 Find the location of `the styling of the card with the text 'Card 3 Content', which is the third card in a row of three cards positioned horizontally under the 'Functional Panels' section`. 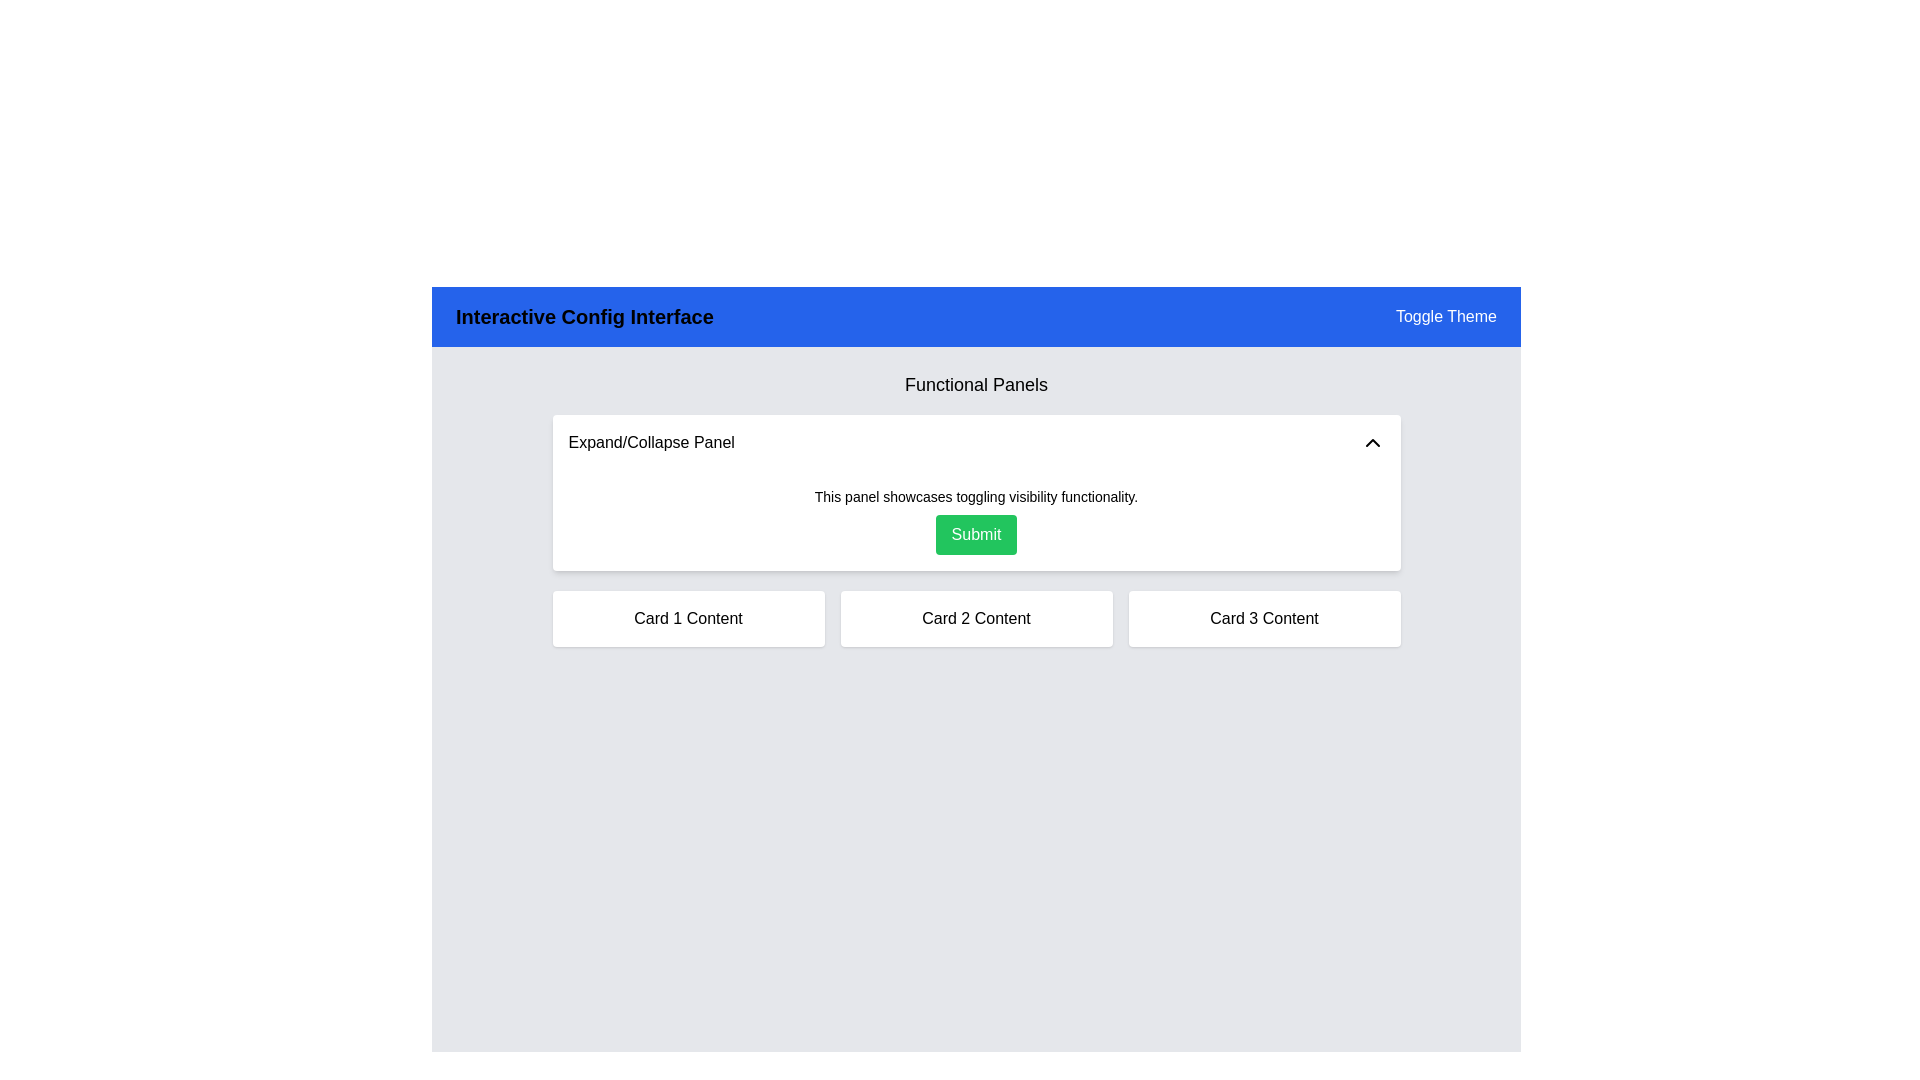

the styling of the card with the text 'Card 3 Content', which is the third card in a row of three cards positioned horizontally under the 'Functional Panels' section is located at coordinates (1263, 617).